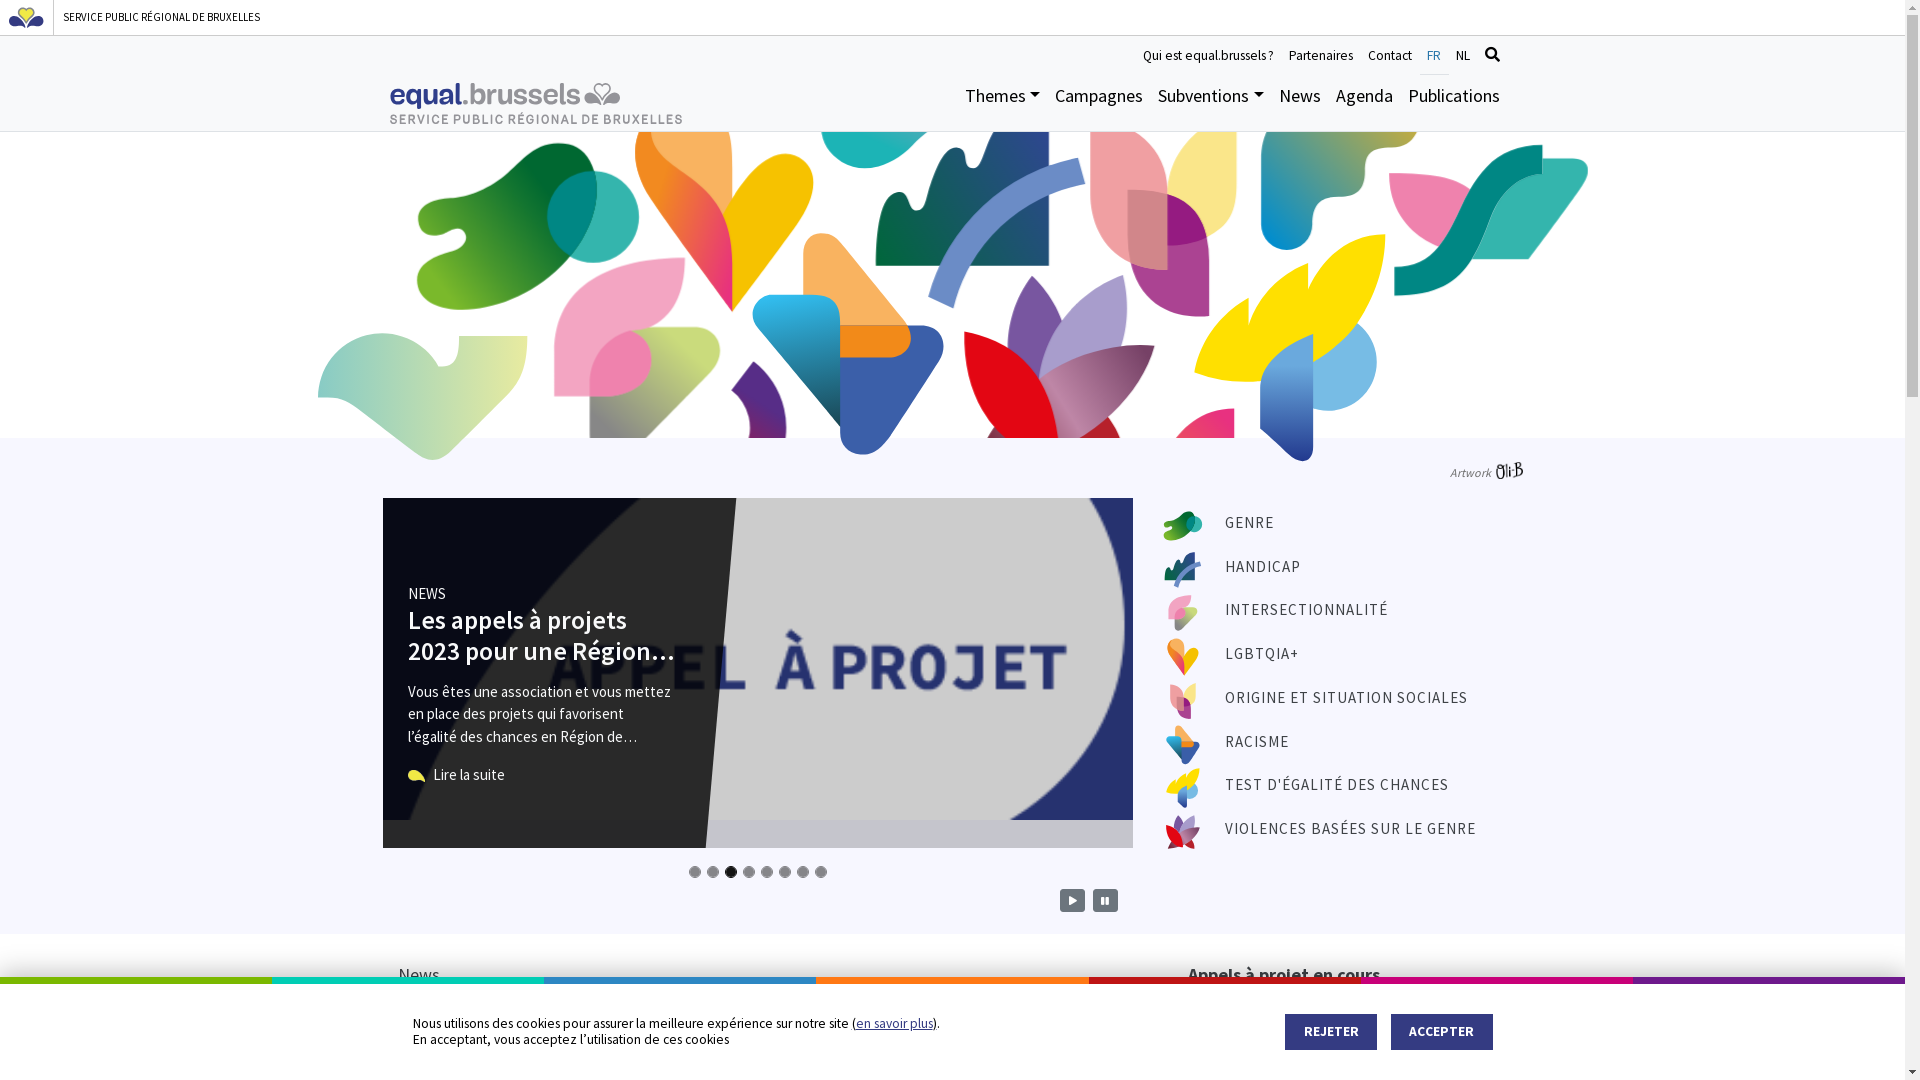 The image size is (1920, 1080). Describe the element at coordinates (893, 1024) in the screenshot. I see `'en savoir plus'` at that location.